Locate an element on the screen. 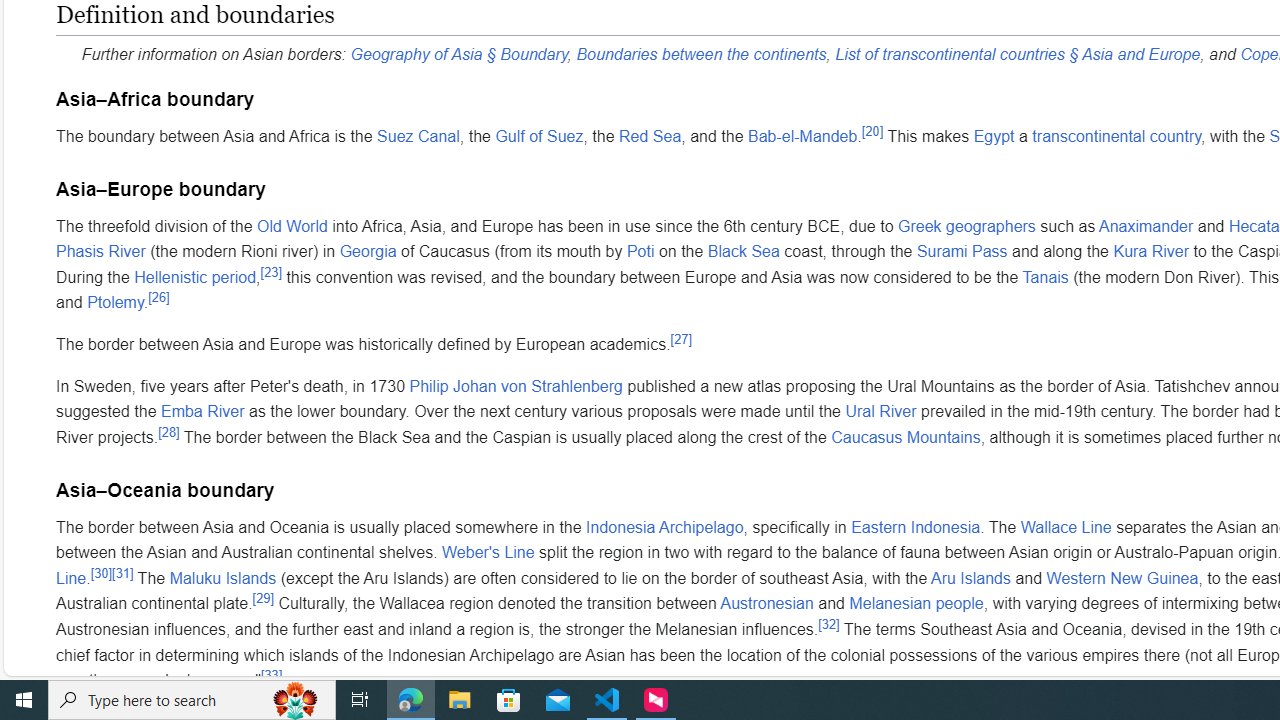 This screenshot has height=720, width=1280. 'Hellenistic period' is located at coordinates (195, 276).